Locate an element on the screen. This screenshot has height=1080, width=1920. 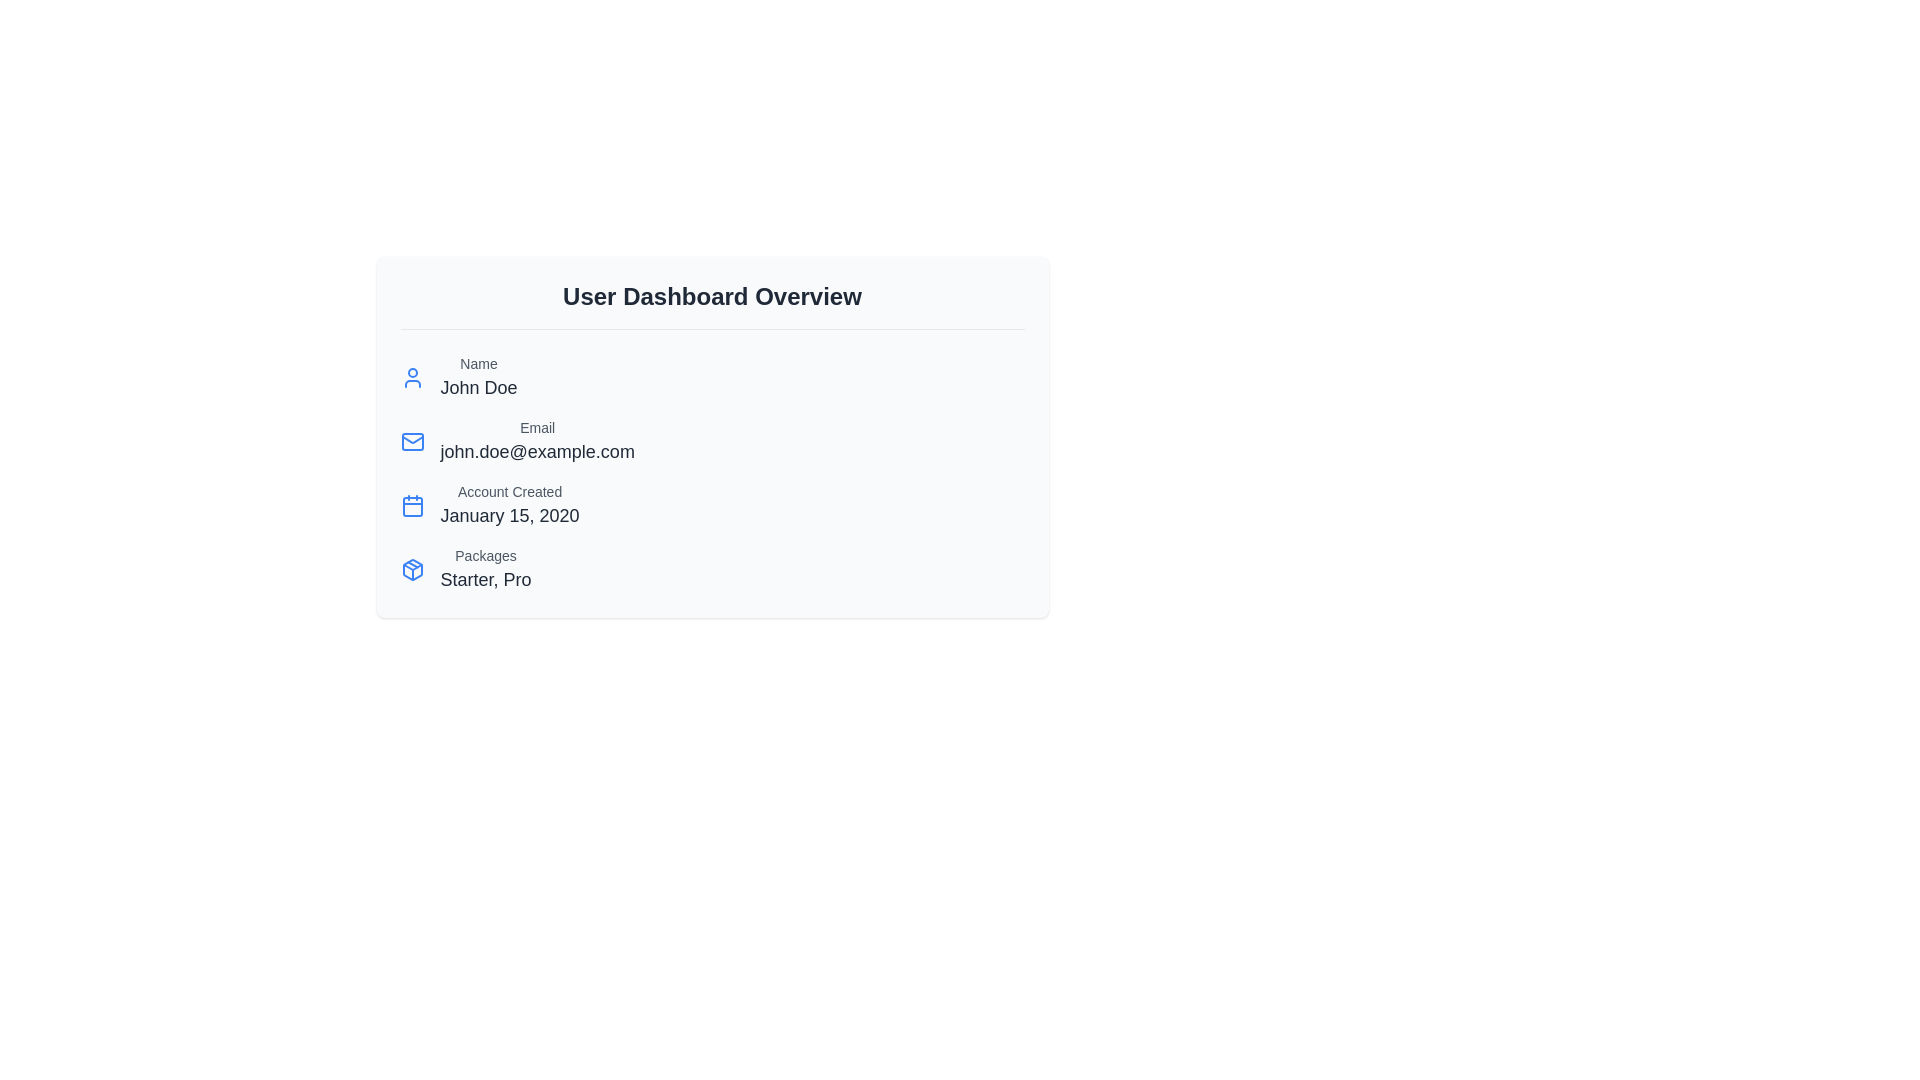
the Text label that displays the account creation date, located directly below 'Account Created' in the user dashboard section is located at coordinates (510, 515).